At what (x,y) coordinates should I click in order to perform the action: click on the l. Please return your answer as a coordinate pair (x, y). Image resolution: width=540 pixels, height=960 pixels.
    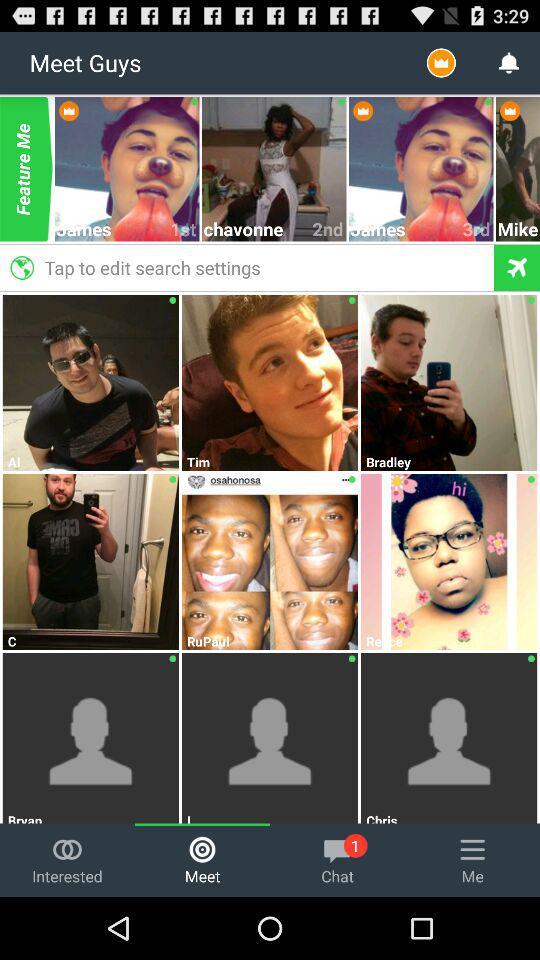
    Looking at the image, I should click on (270, 817).